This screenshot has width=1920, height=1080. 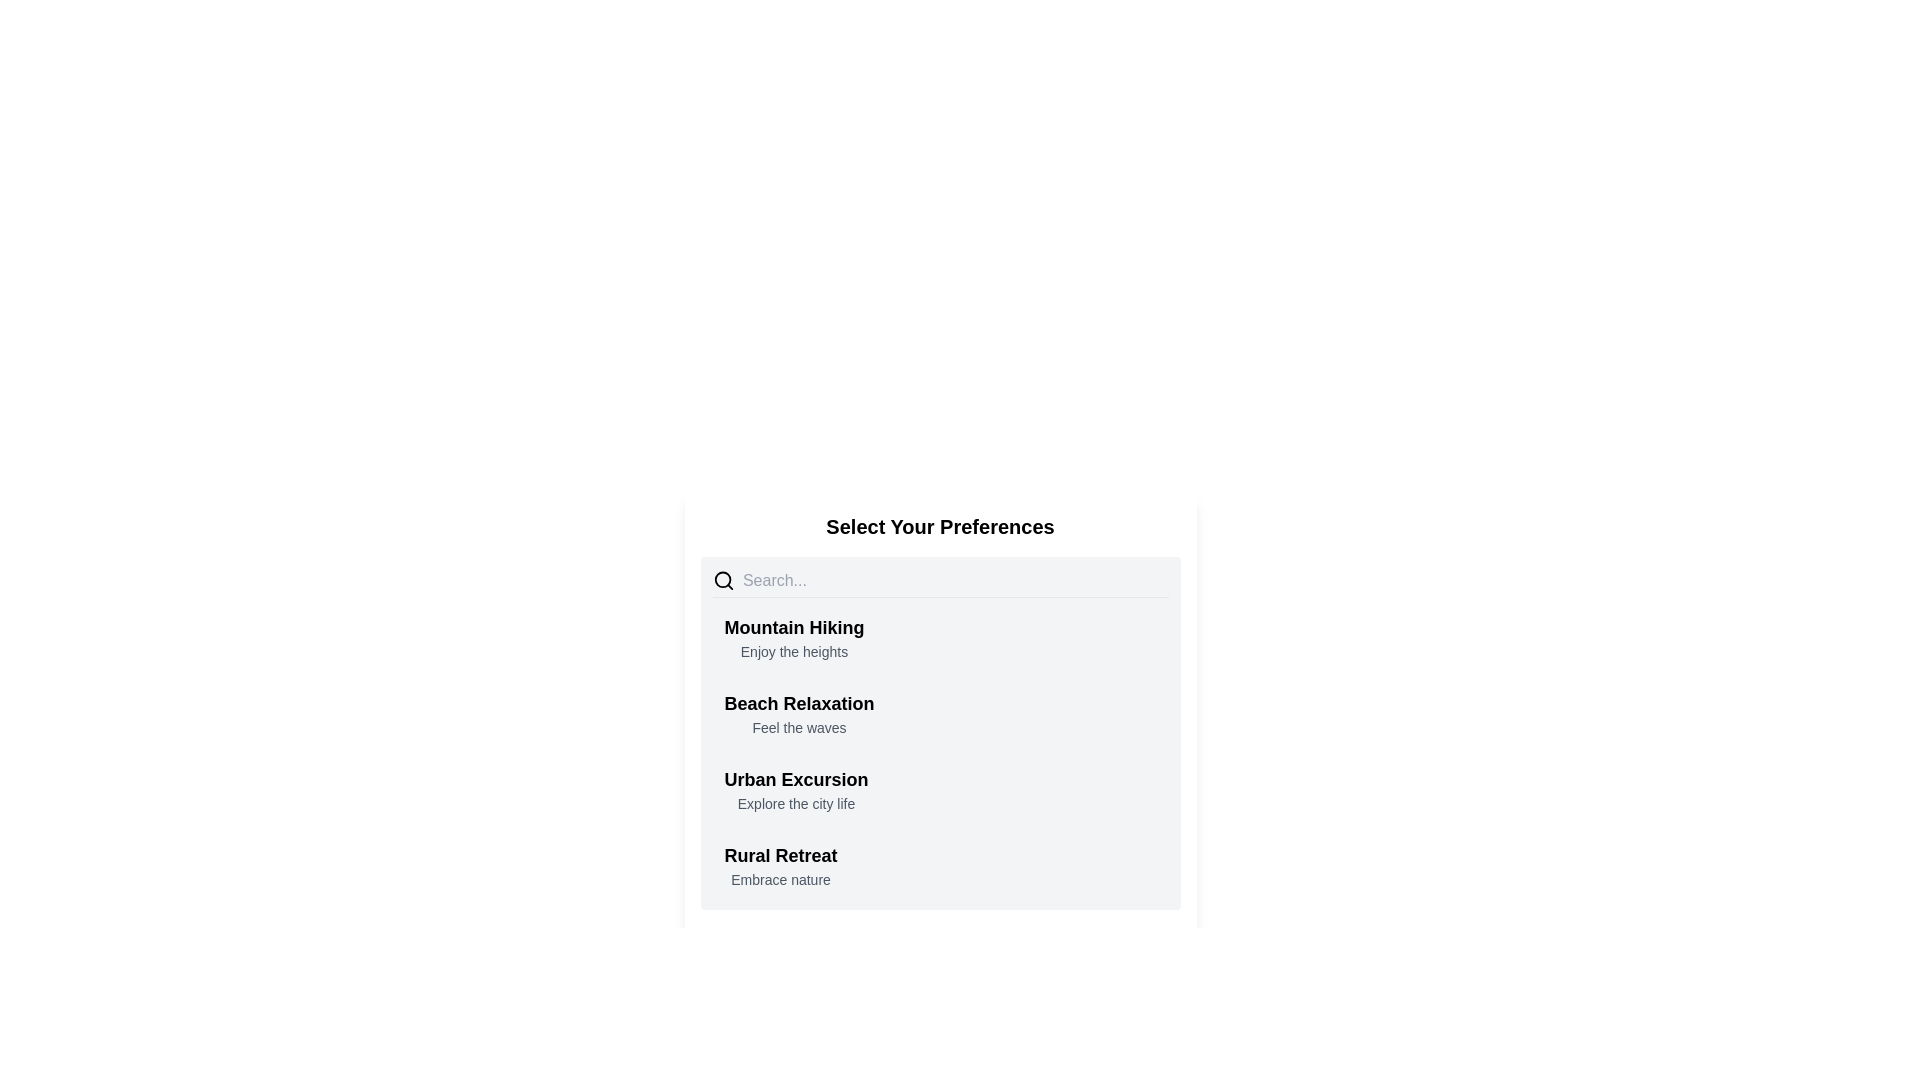 What do you see at coordinates (939, 583) in the screenshot?
I see `the search bar located at the top of the preferences section to focus on it` at bounding box center [939, 583].